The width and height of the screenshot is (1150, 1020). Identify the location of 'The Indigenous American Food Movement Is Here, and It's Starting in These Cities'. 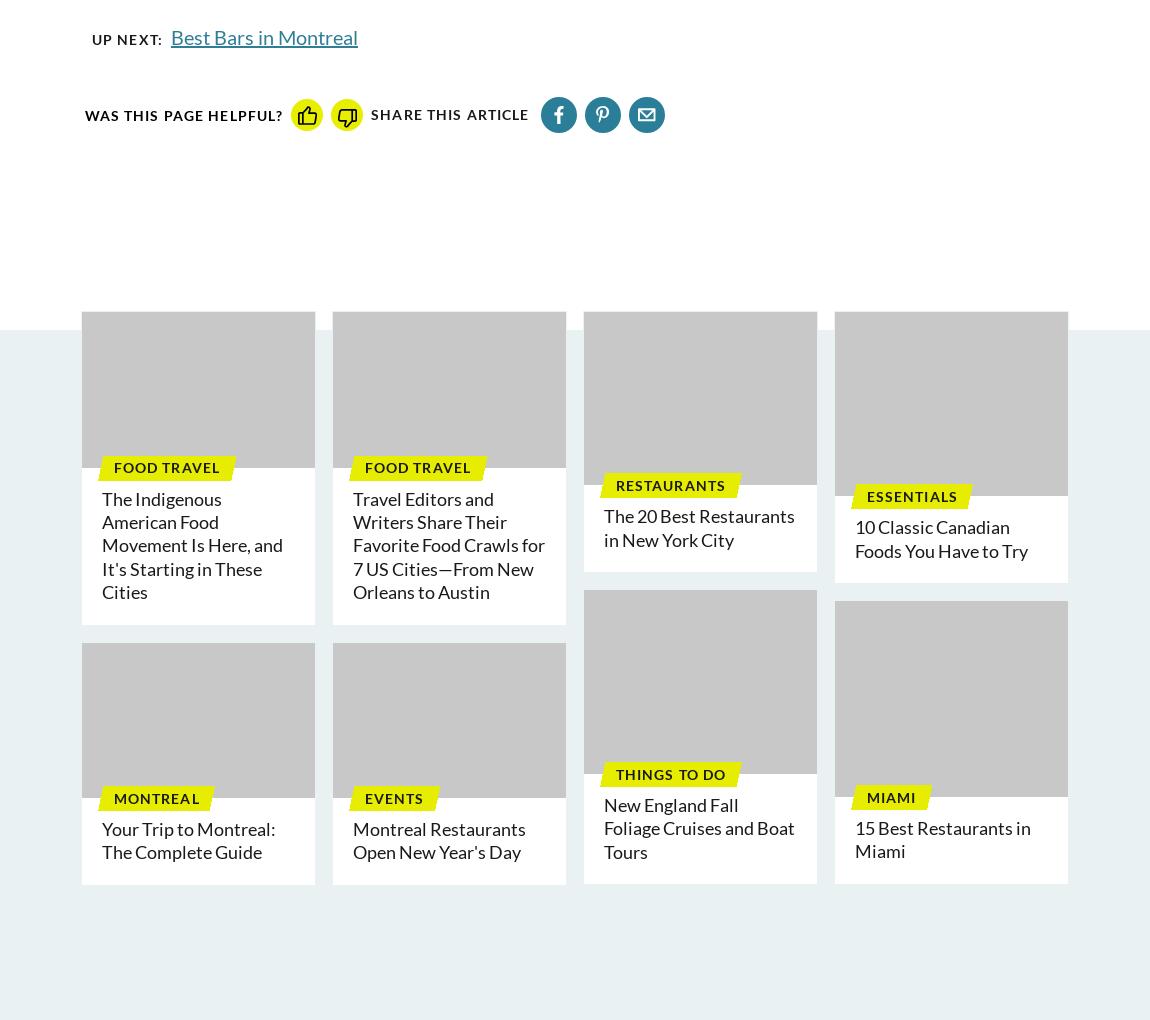
(101, 543).